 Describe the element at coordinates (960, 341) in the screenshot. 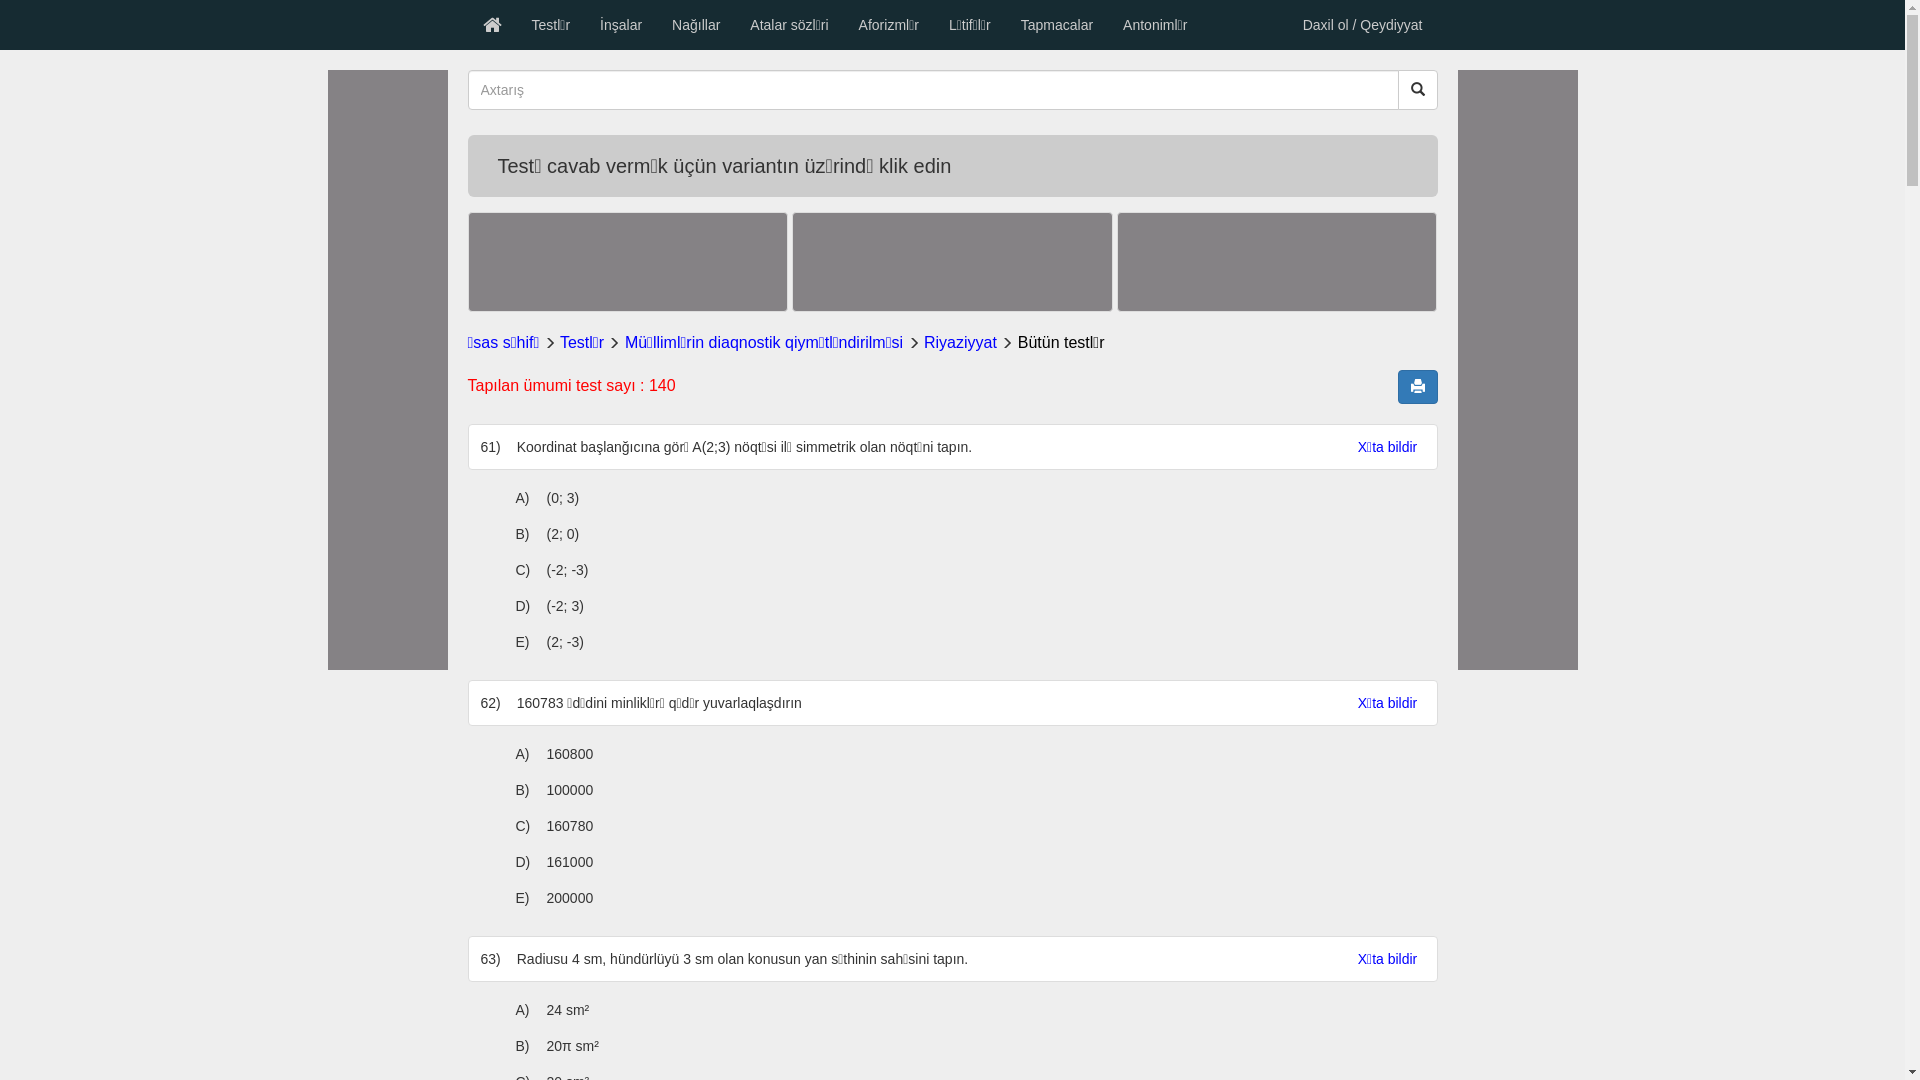

I see `'Riyaziyyat'` at that location.